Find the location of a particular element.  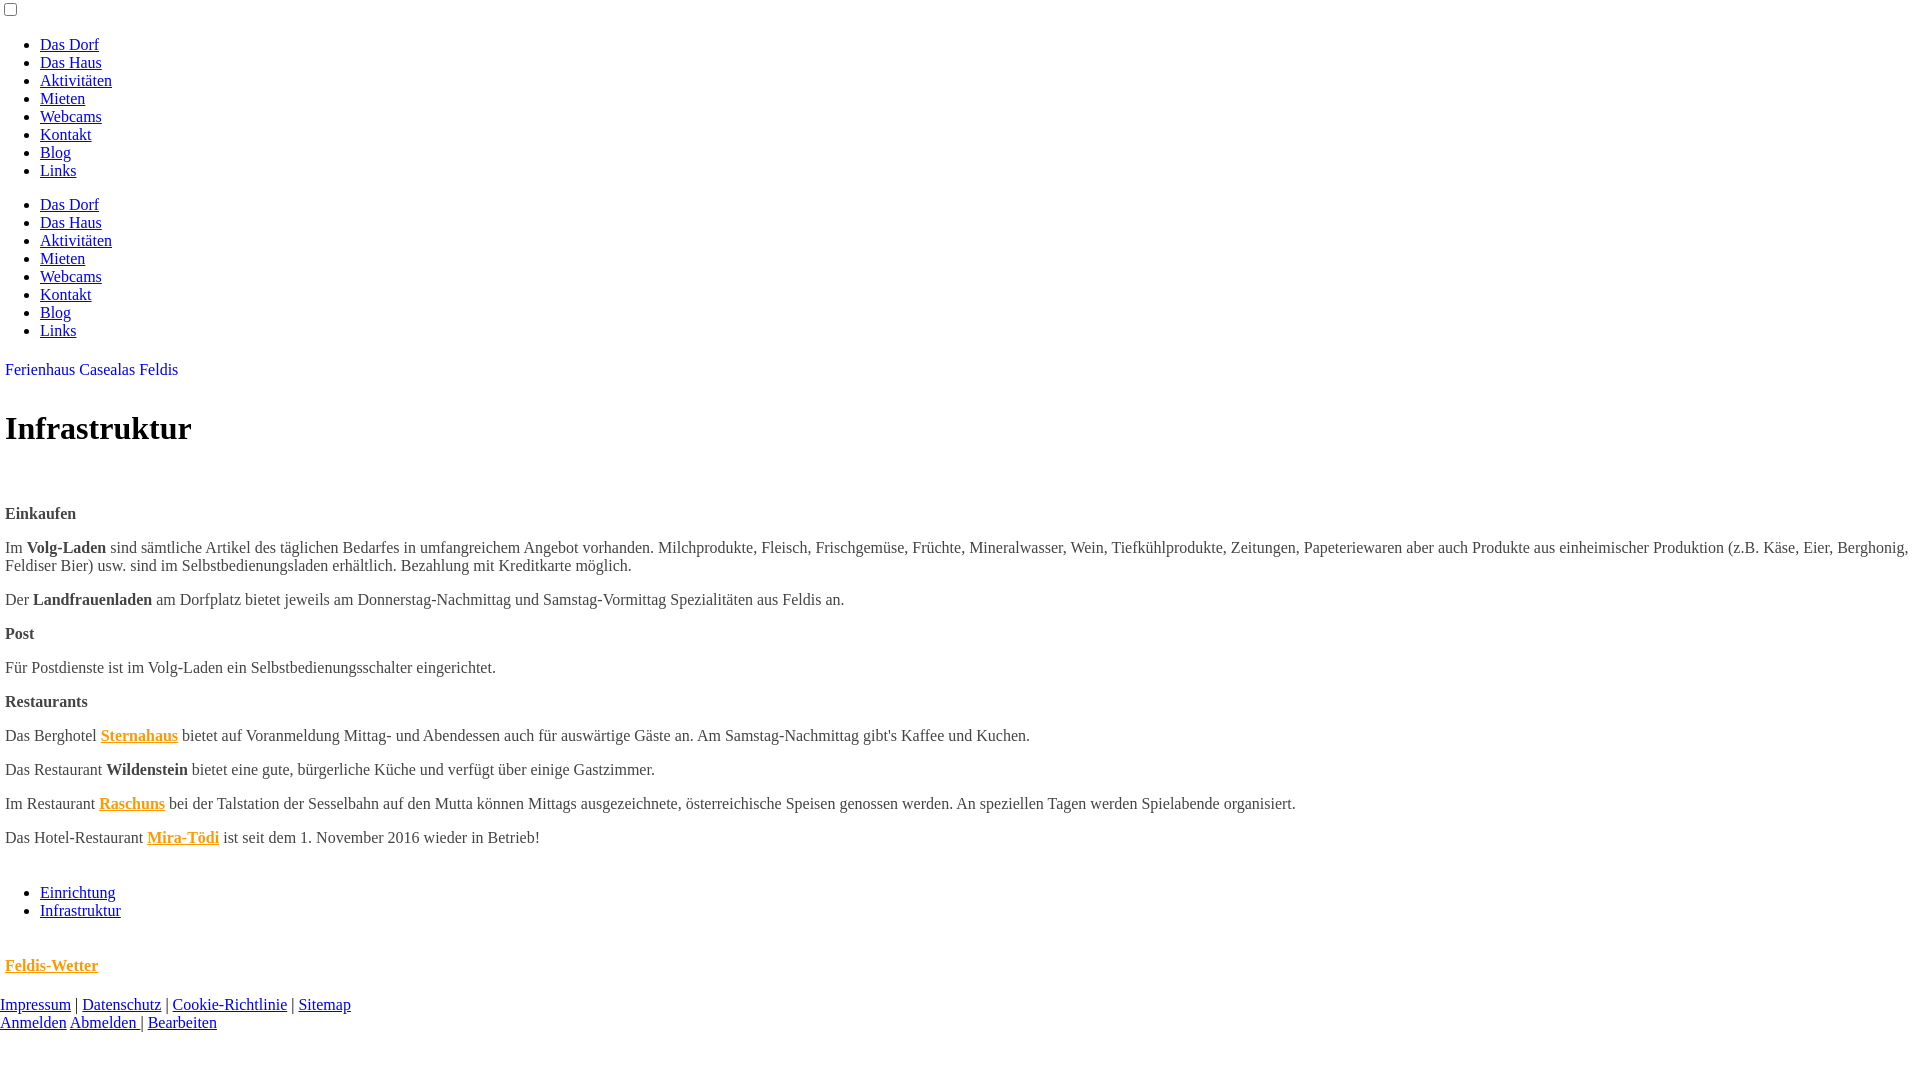

'Raschuns' is located at coordinates (131, 802).